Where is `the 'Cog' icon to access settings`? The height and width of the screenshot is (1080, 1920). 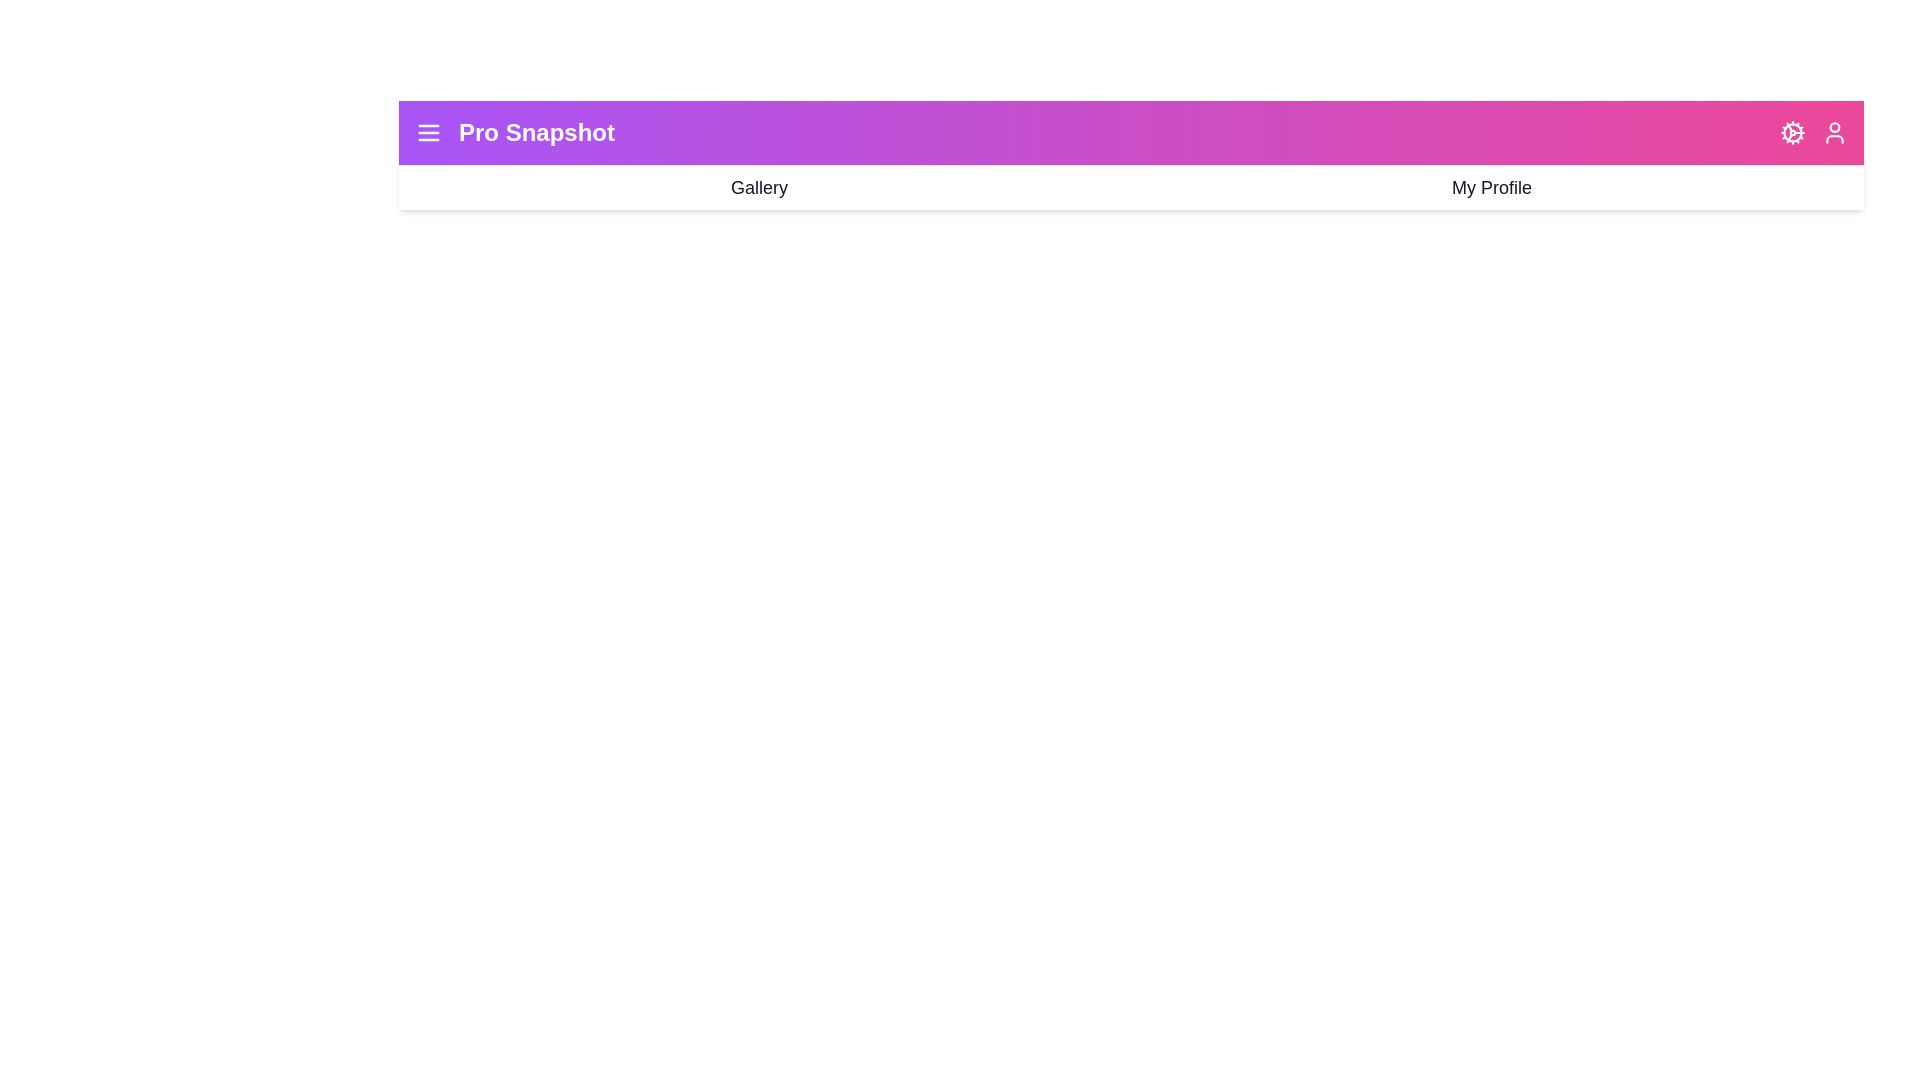 the 'Cog' icon to access settings is located at coordinates (1793, 132).